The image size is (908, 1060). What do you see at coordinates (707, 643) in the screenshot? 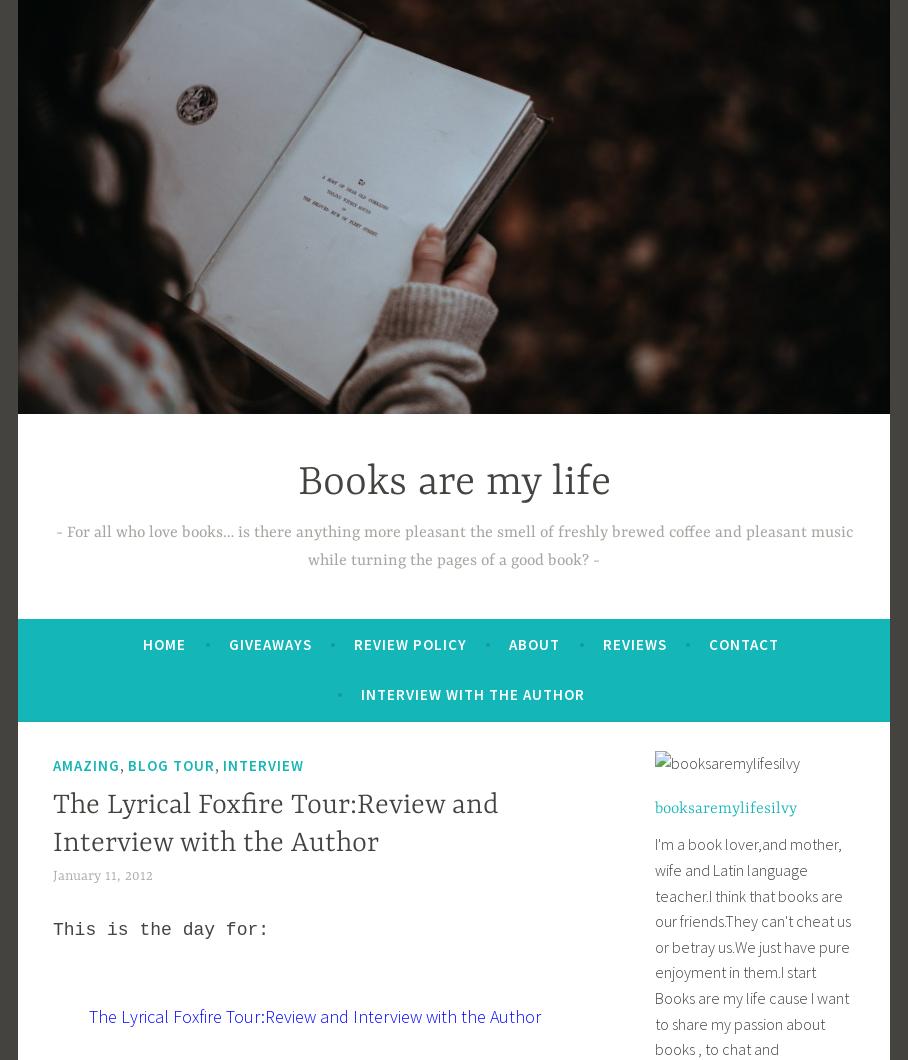
I see `'Contact'` at bounding box center [707, 643].